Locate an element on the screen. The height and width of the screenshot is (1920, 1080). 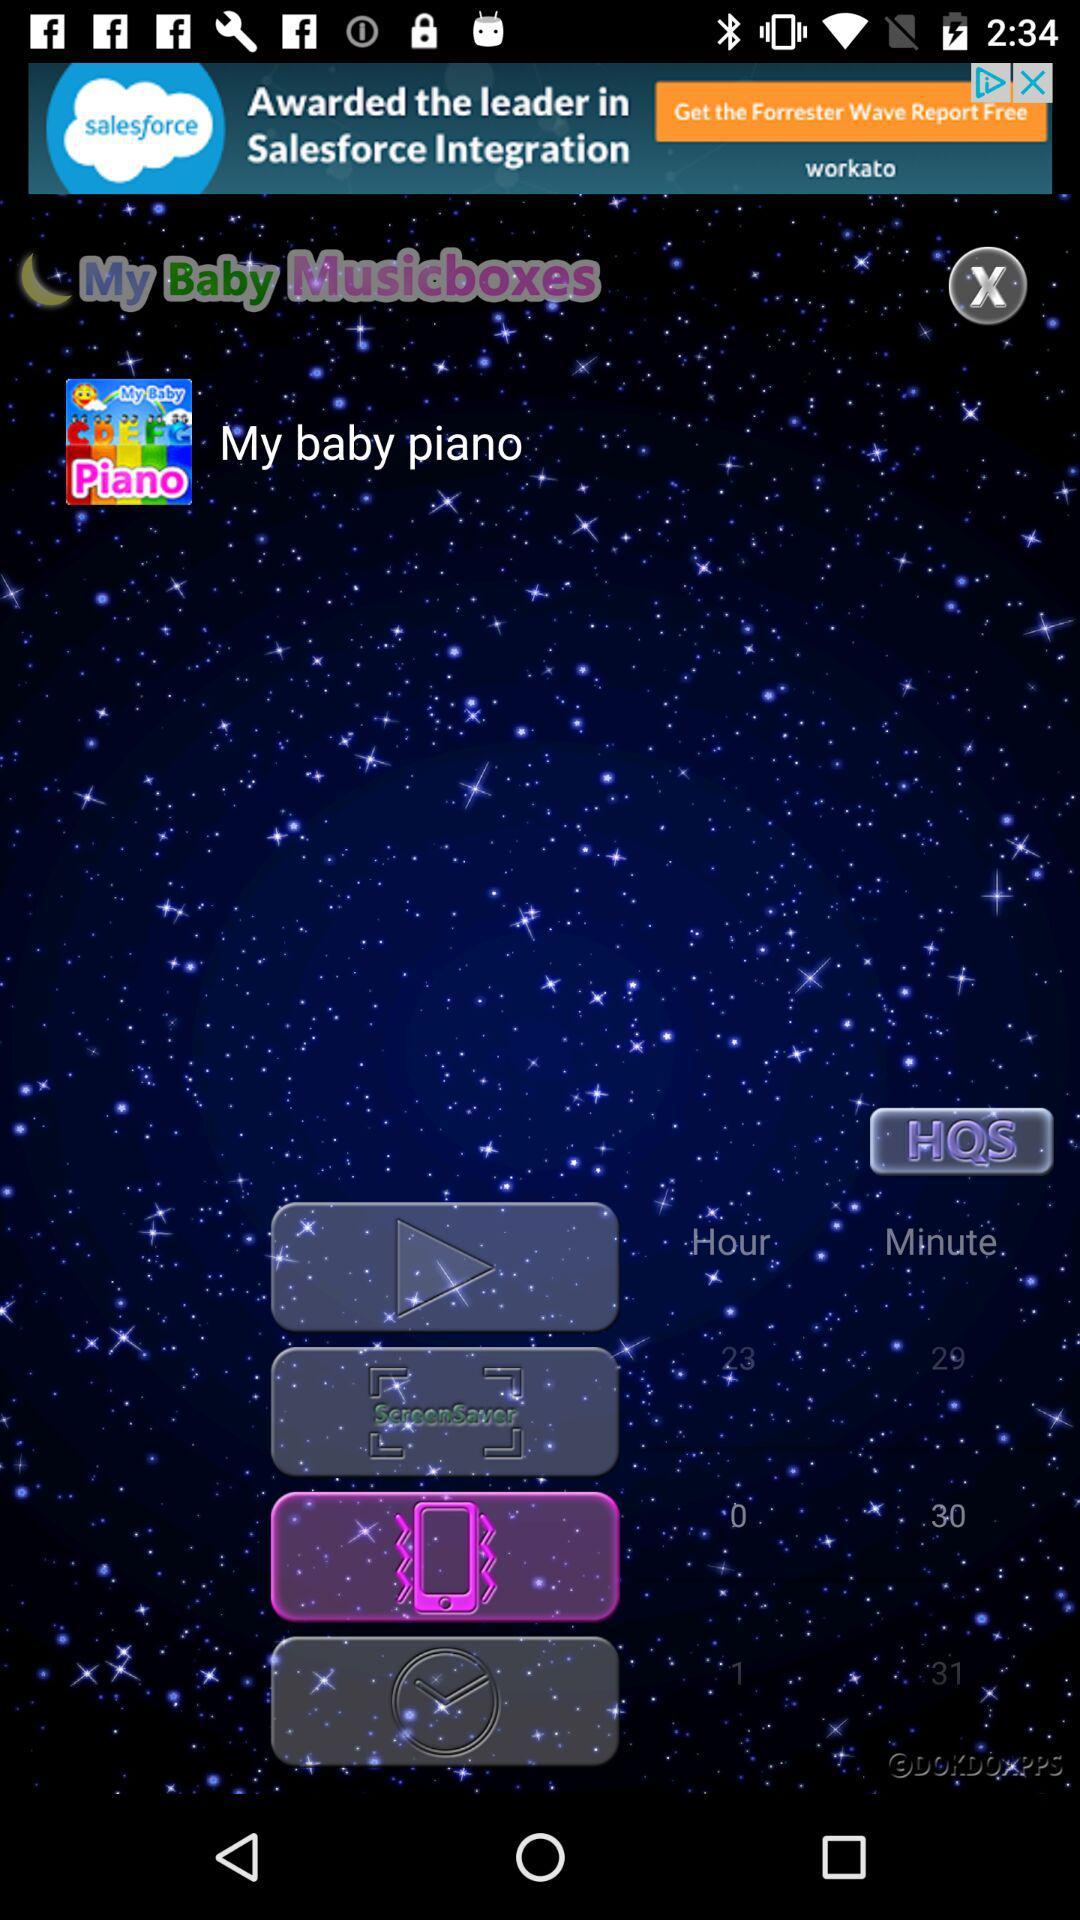
timing option is located at coordinates (444, 1701).